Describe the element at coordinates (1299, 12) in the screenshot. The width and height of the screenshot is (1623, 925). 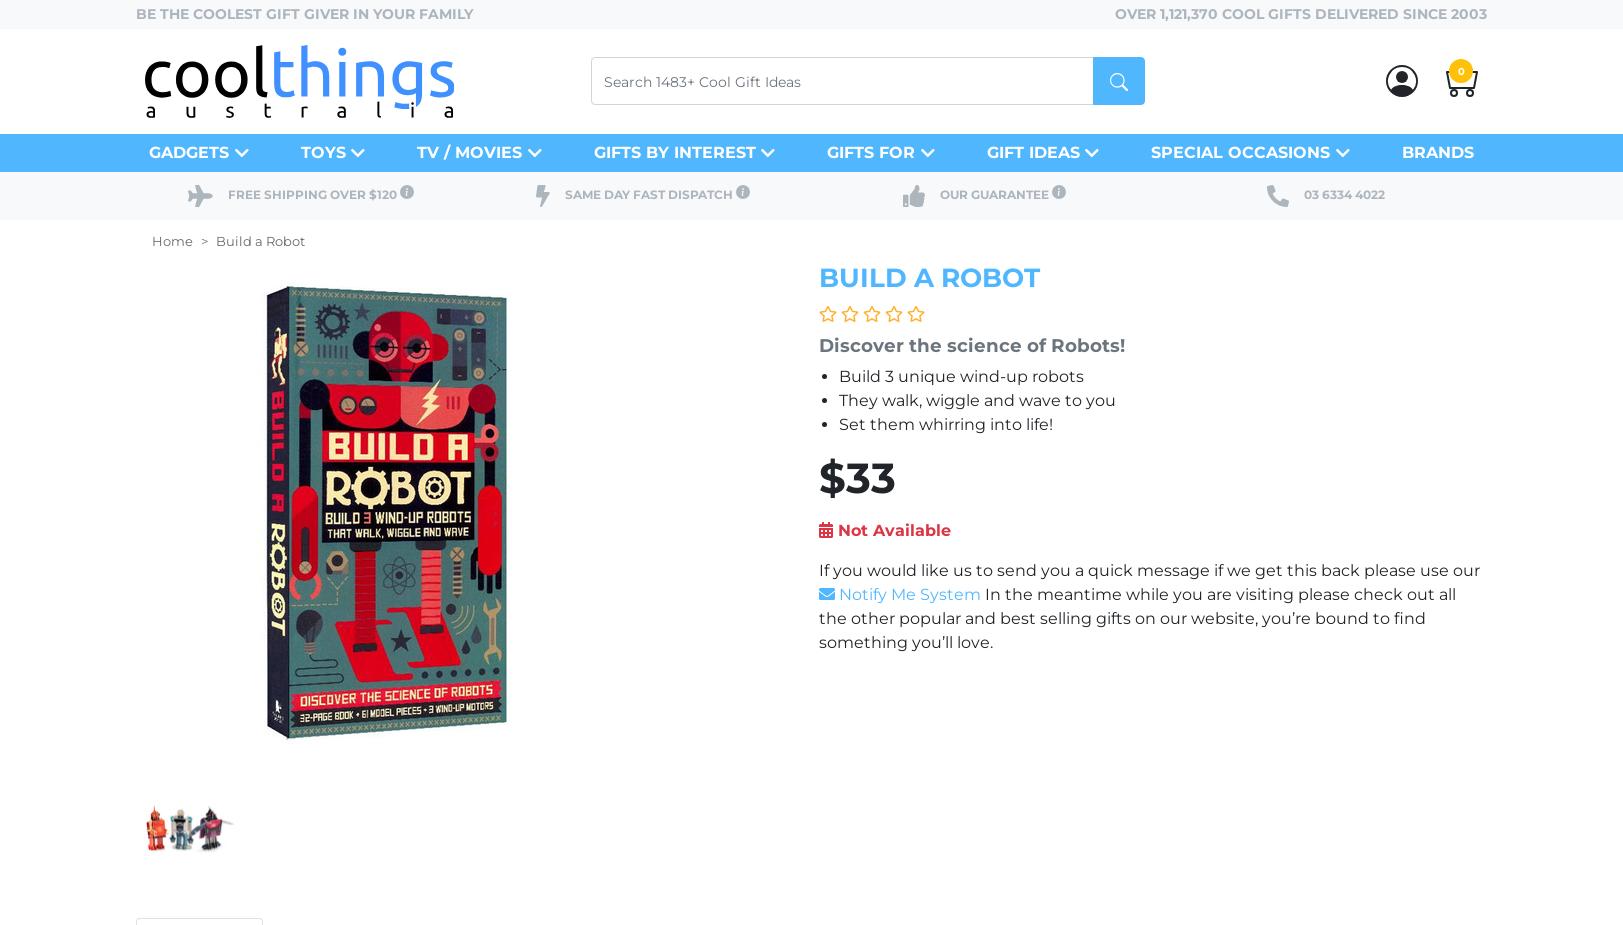
I see `'Over 1,121,370 Cool Gifts Delivered Since 2003'` at that location.